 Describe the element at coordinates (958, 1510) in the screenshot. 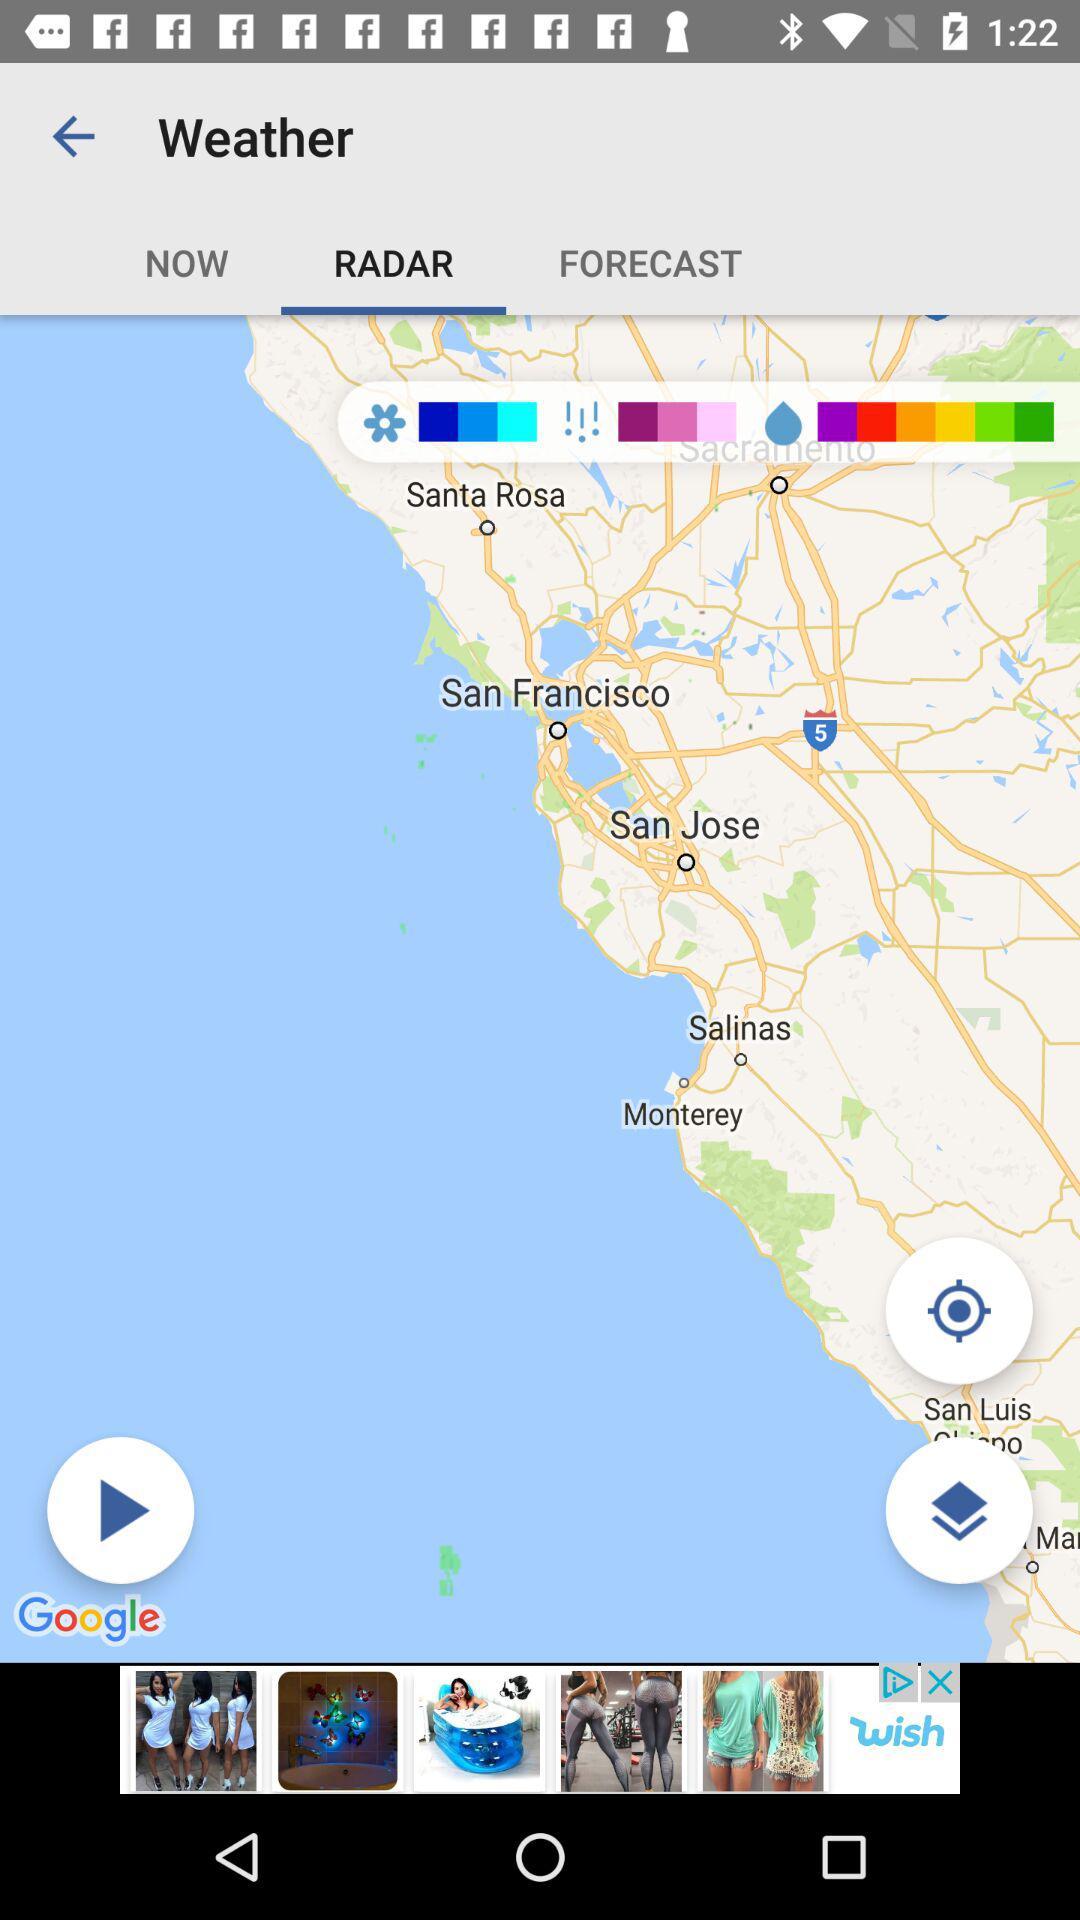

I see `open google map option` at that location.